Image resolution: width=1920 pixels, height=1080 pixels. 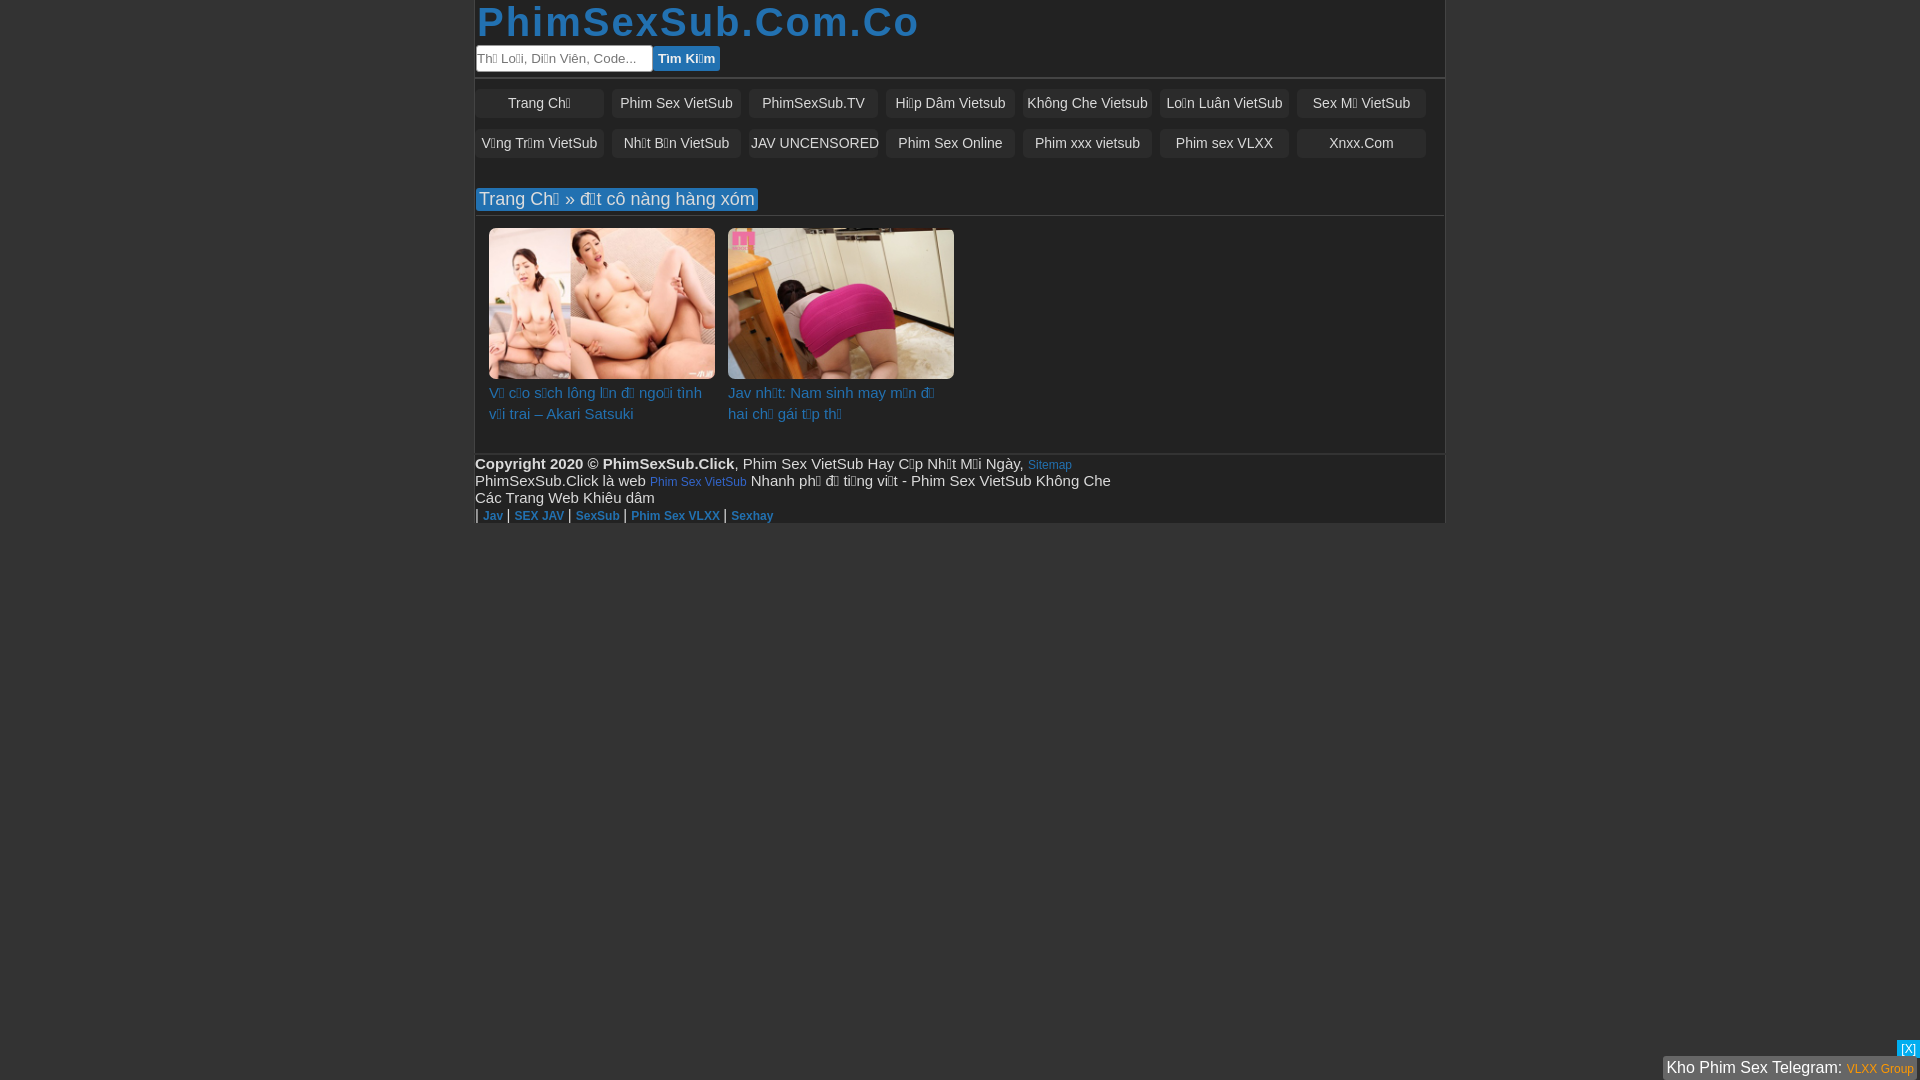 I want to click on 'SEX JAV', so click(x=514, y=515).